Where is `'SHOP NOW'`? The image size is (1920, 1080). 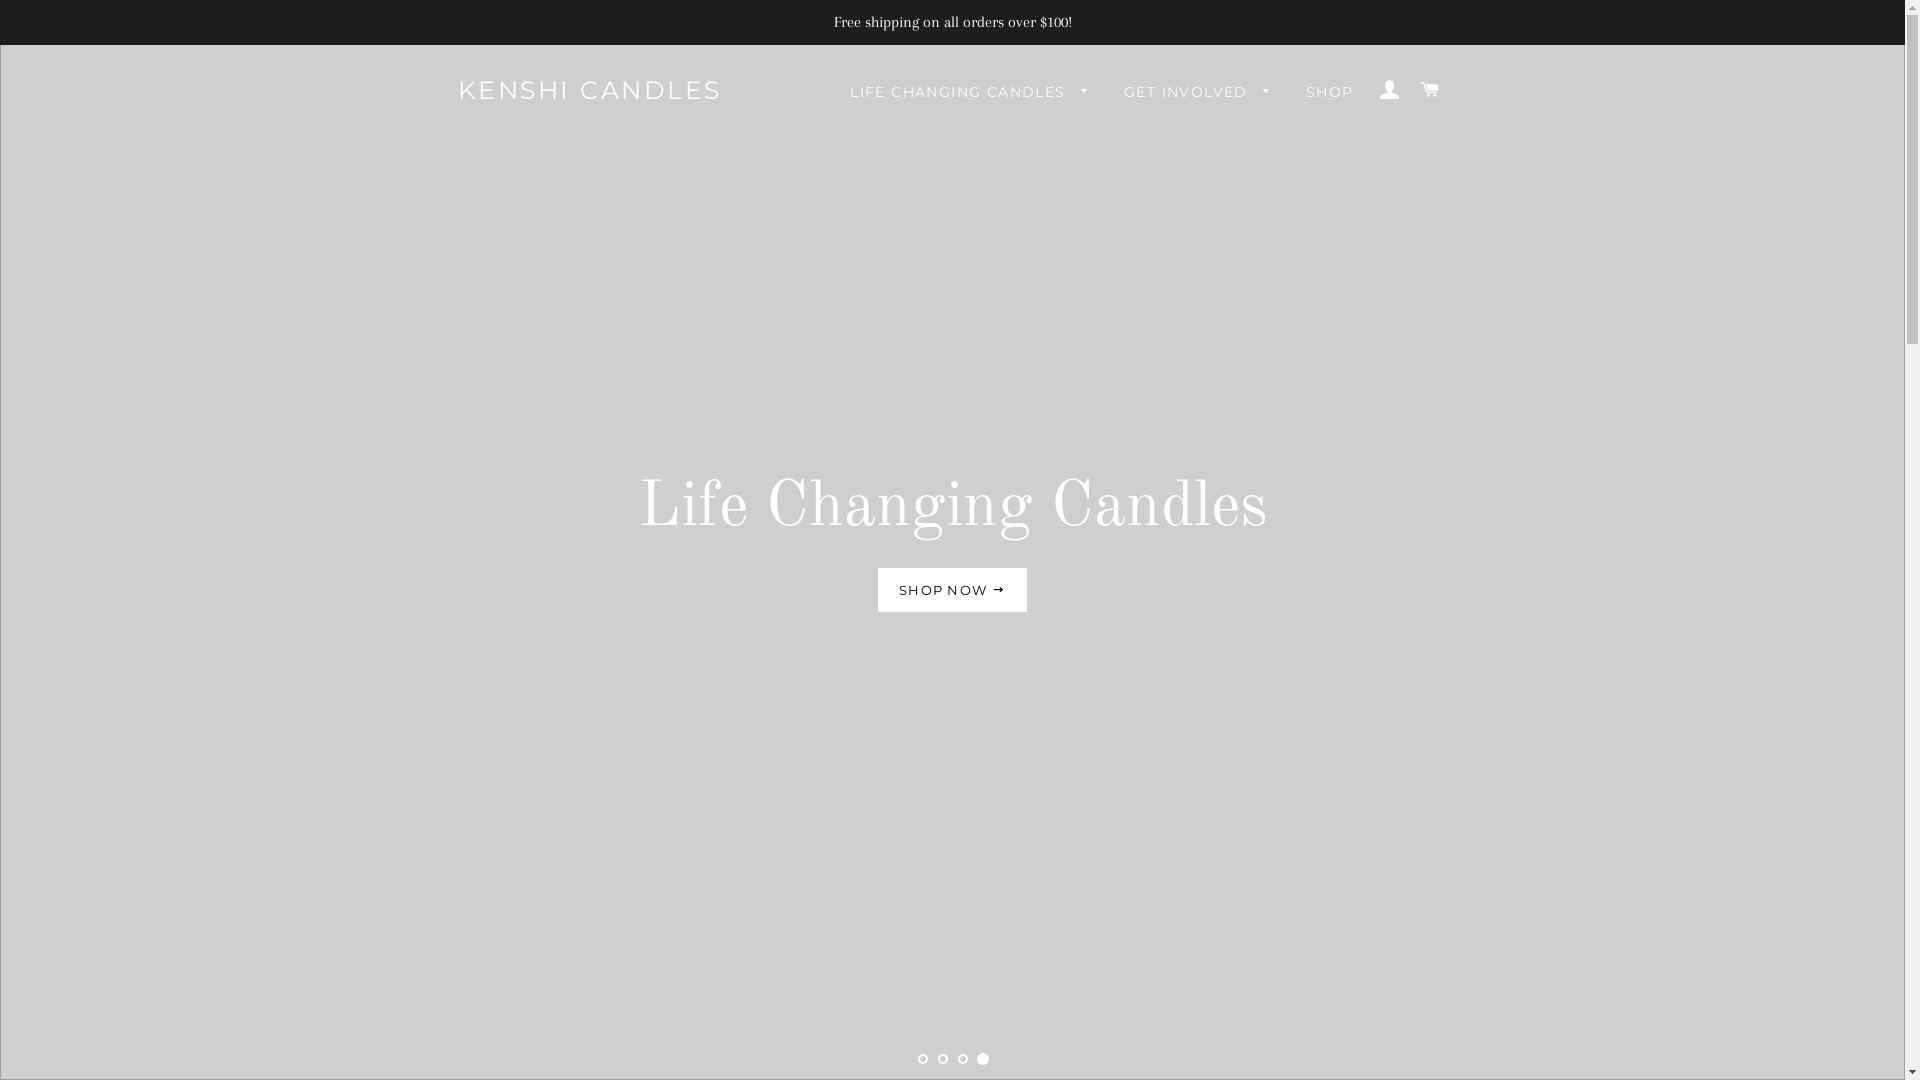
'SHOP NOW' is located at coordinates (951, 589).